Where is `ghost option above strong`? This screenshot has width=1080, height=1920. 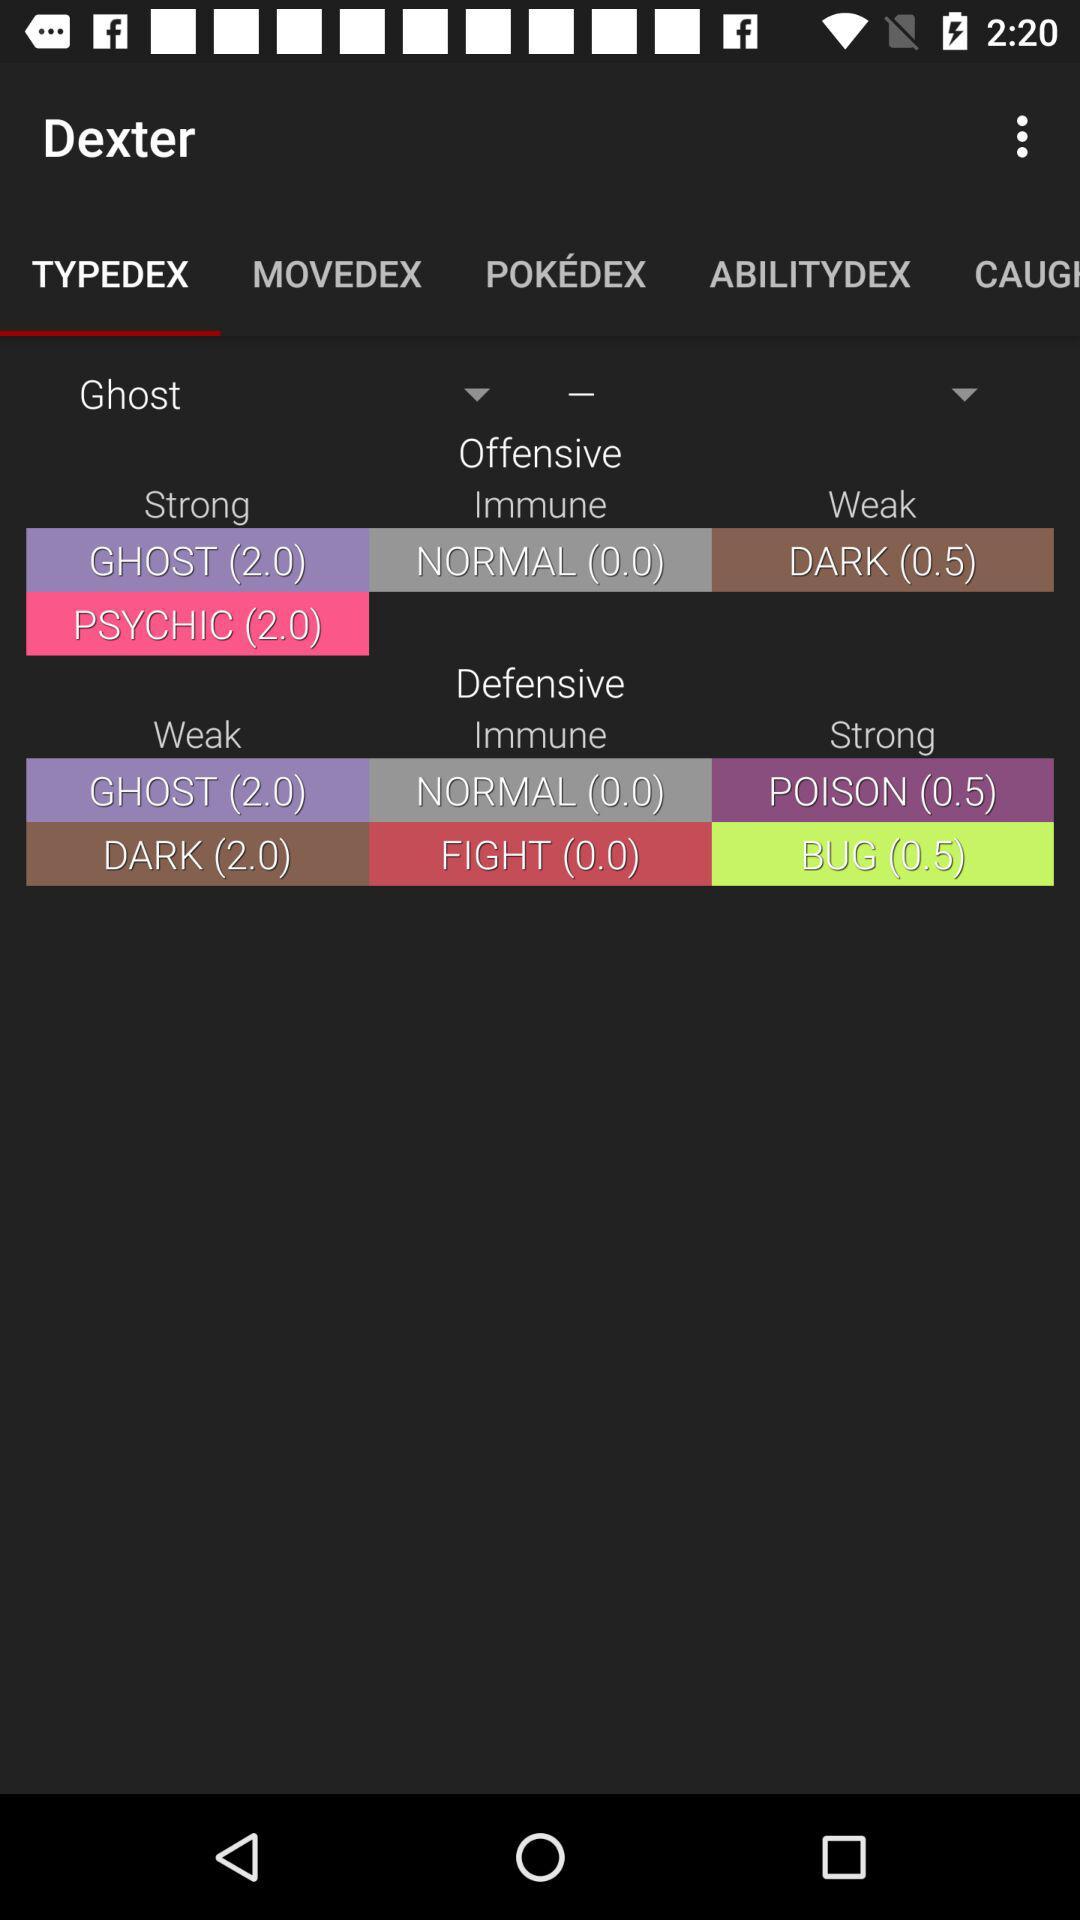 ghost option above strong is located at coordinates (296, 393).